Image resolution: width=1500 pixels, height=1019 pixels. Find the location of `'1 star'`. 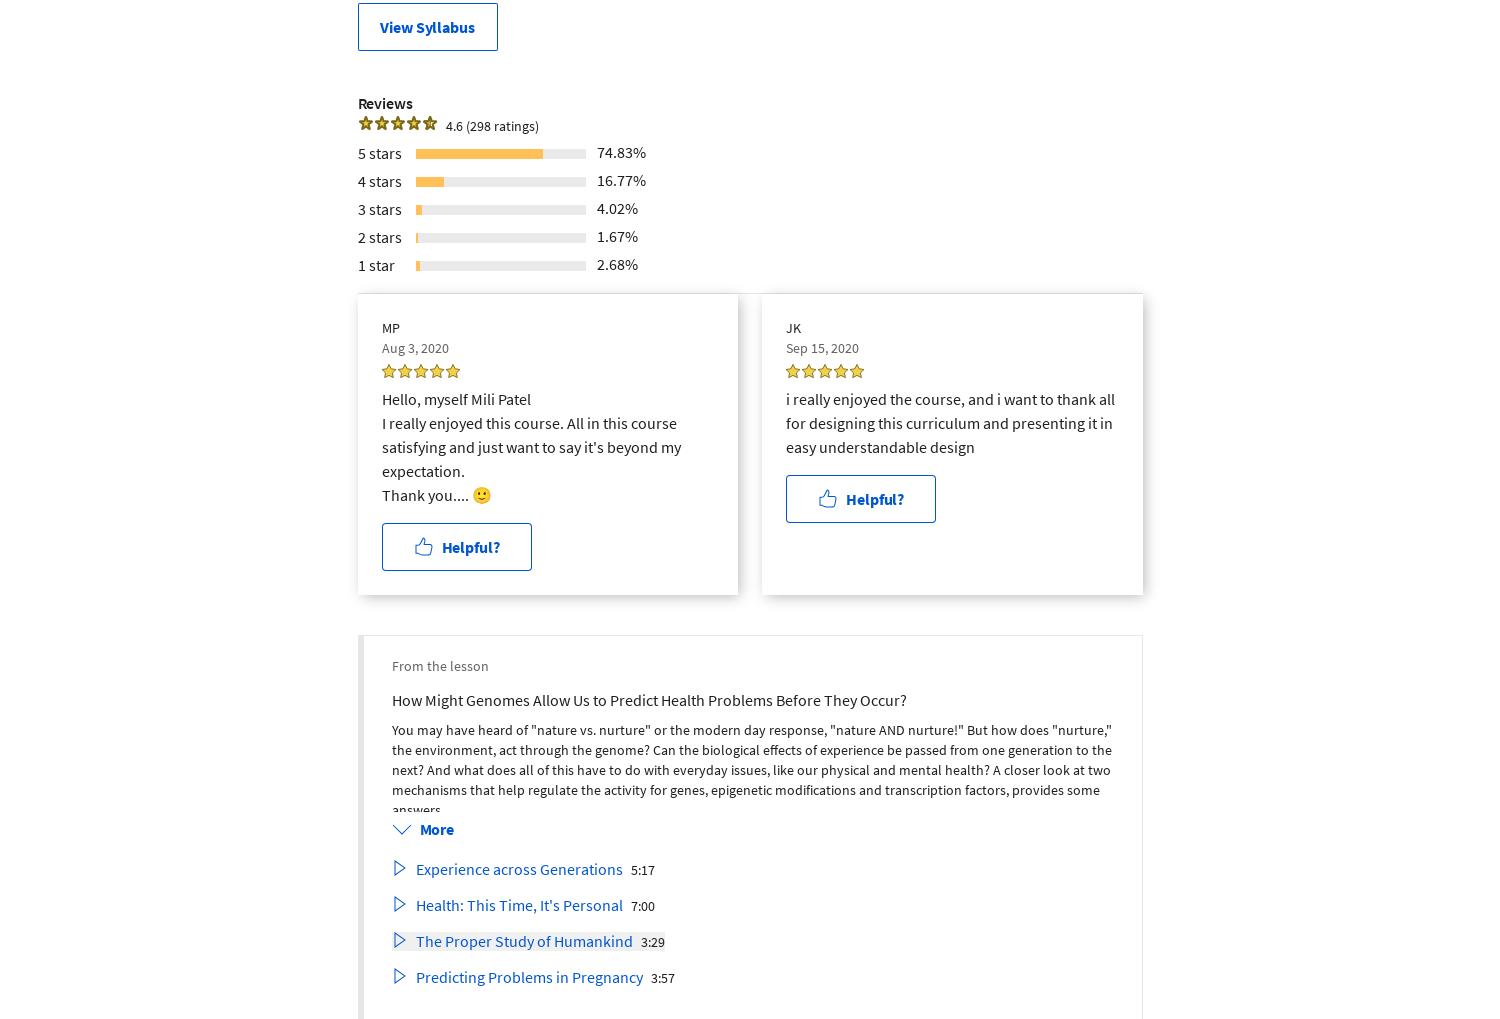

'1 star' is located at coordinates (375, 264).